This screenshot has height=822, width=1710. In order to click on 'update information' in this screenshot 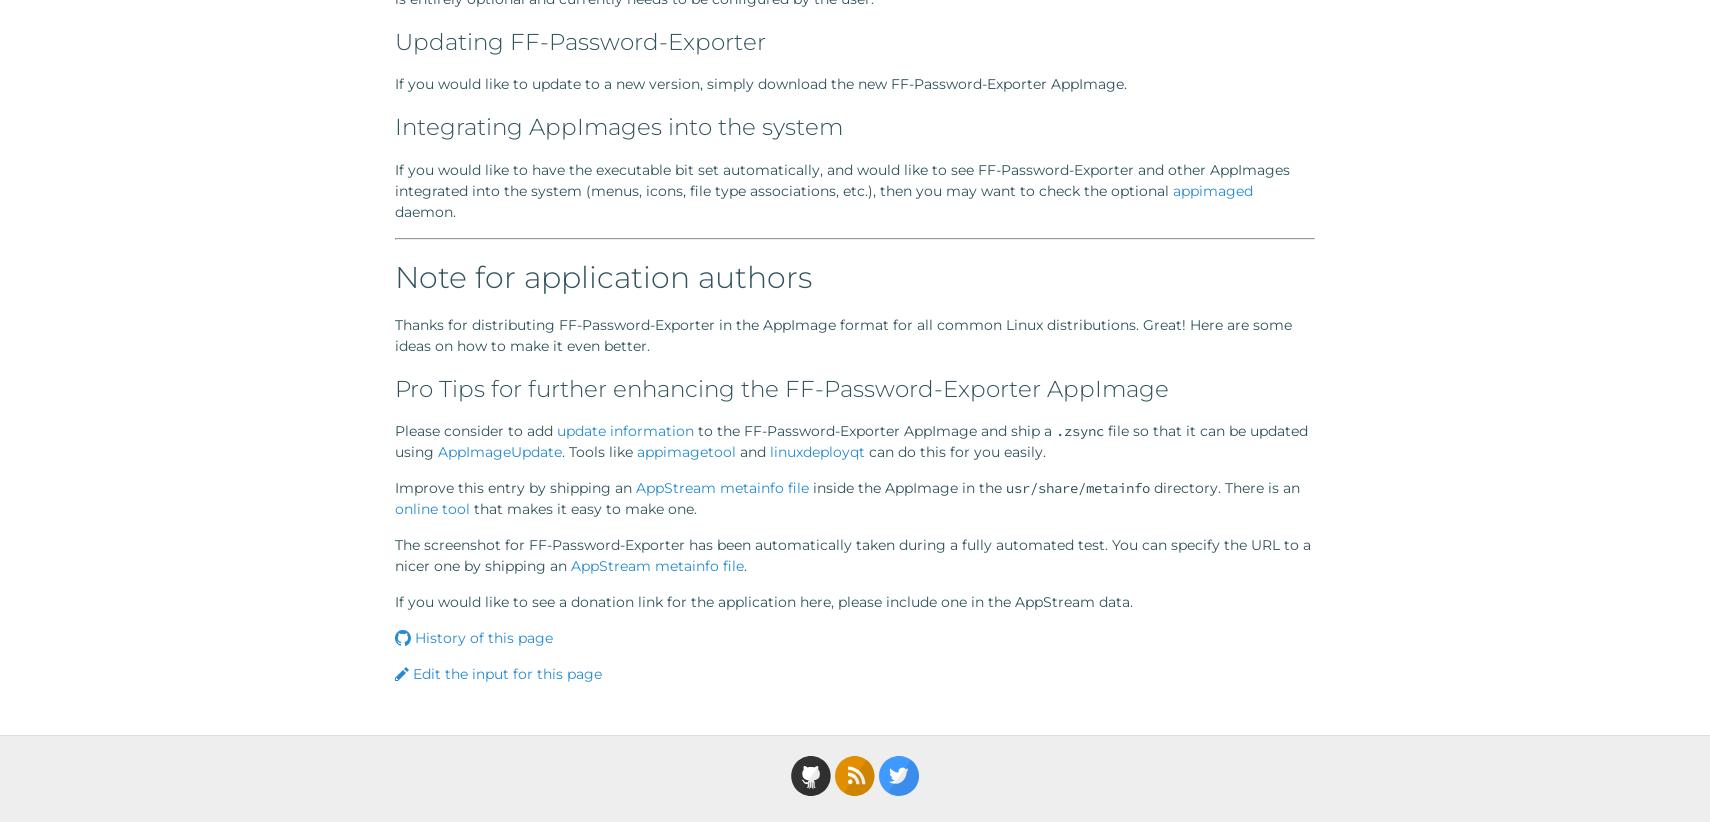, I will do `click(556, 429)`.